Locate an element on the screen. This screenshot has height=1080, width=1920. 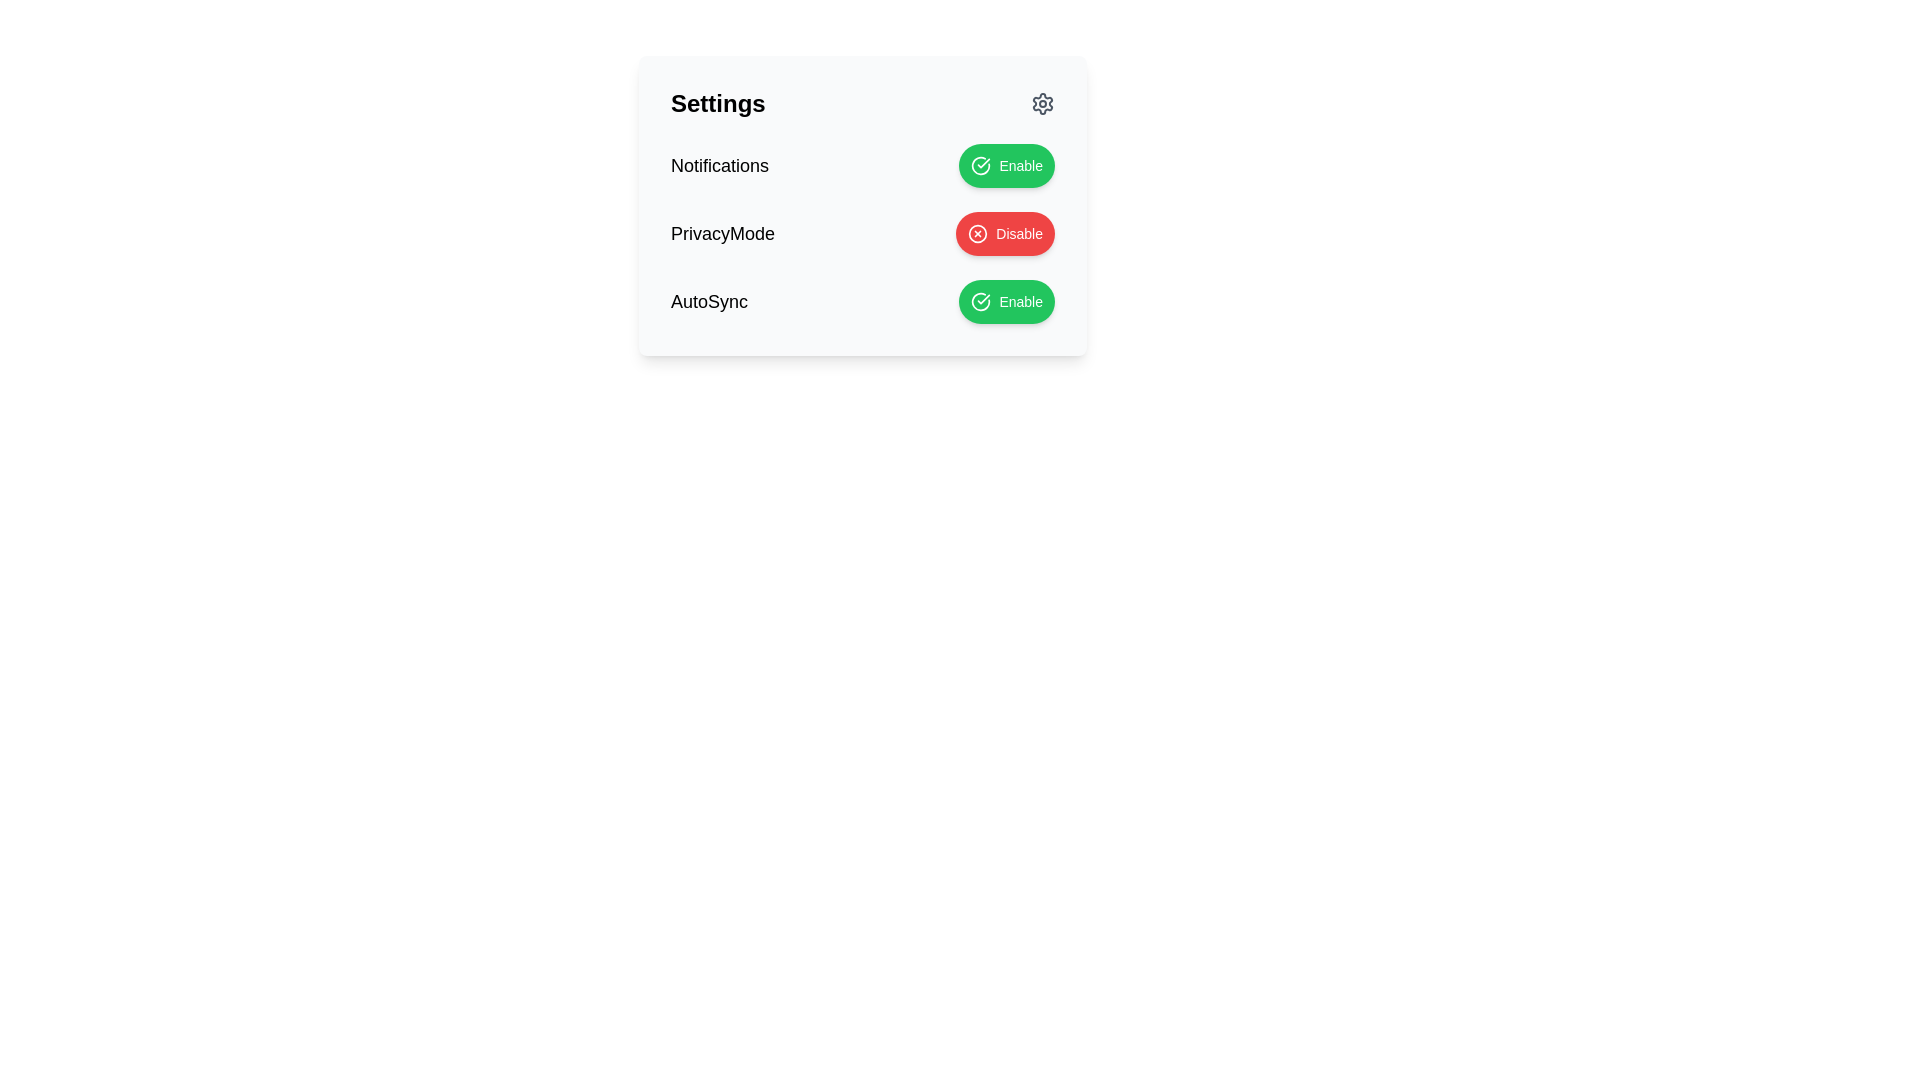
the text label reading 'PrivacyMode', which is styled in a large font and capitalized letters, located in the settings panel between 'Notifications' and 'AutoSync' is located at coordinates (722, 233).